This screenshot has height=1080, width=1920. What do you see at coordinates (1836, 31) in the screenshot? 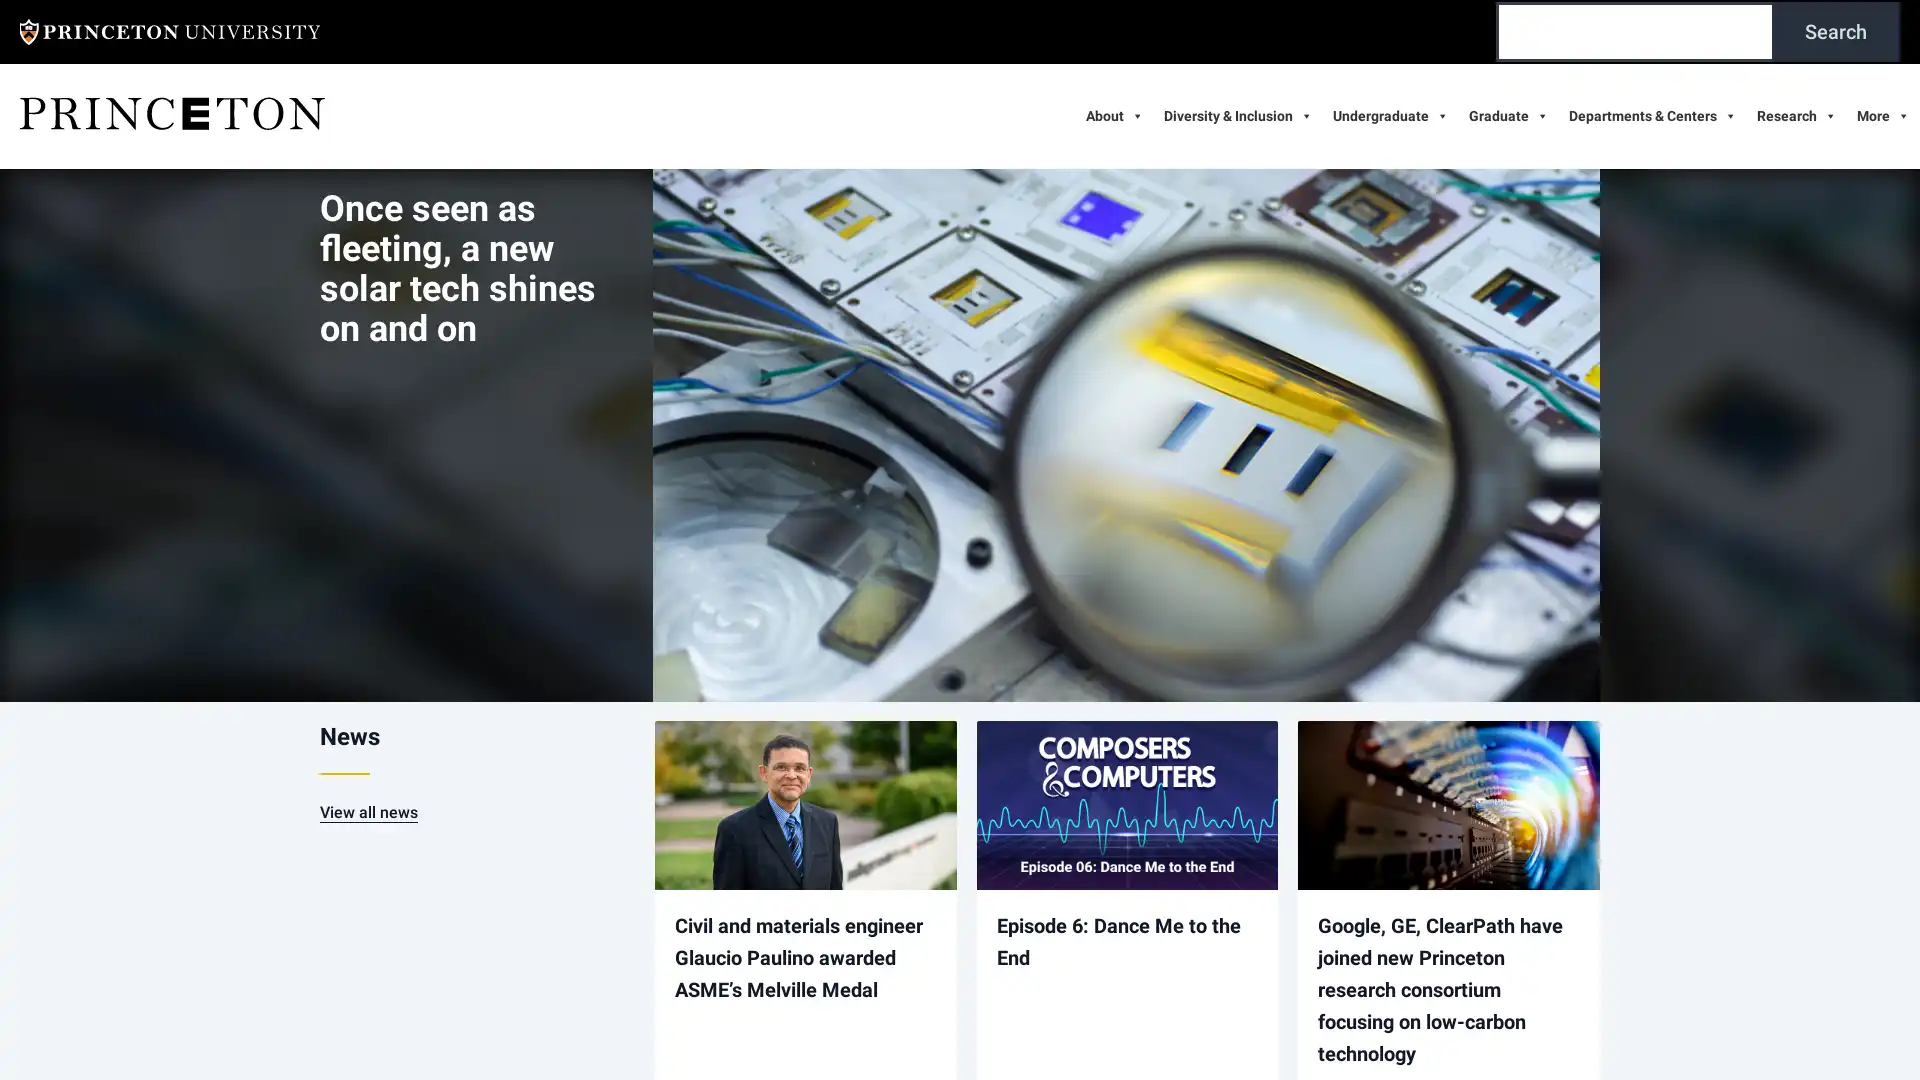
I see `Search` at bounding box center [1836, 31].